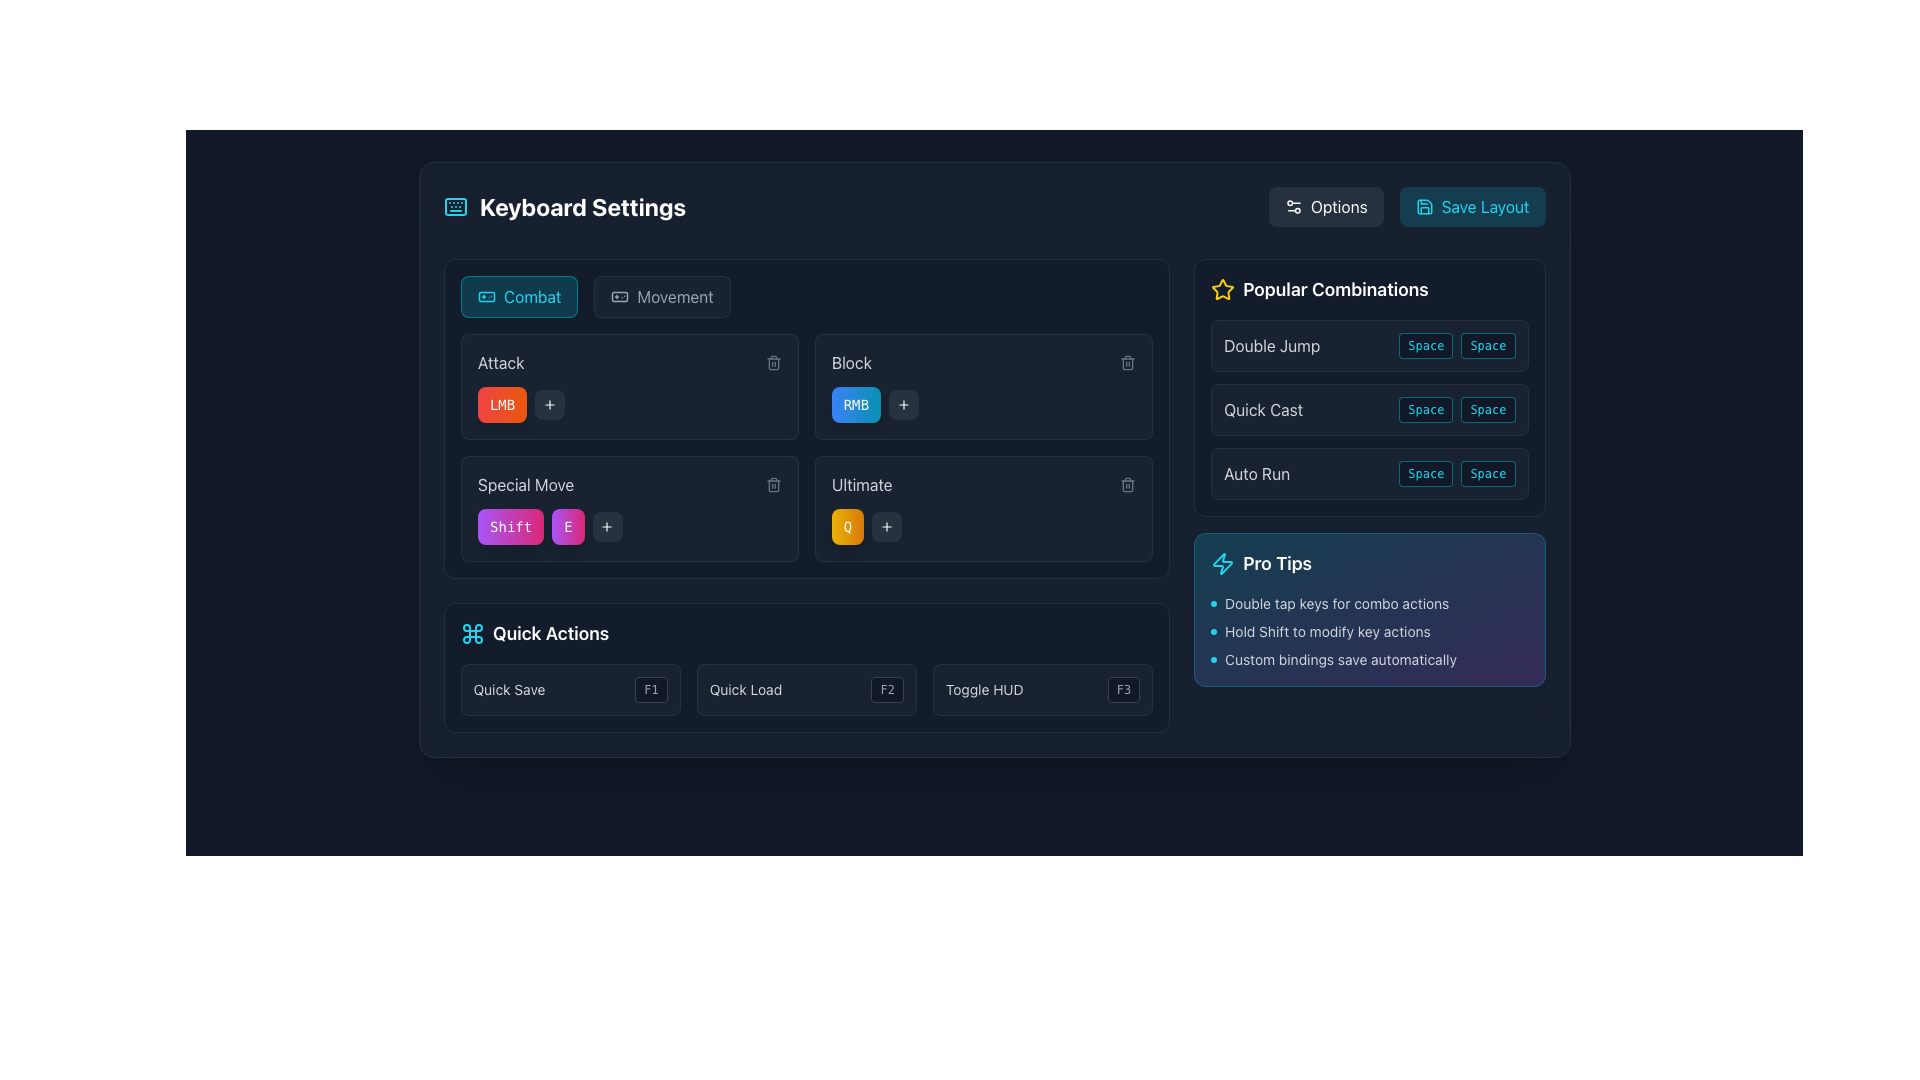 Image resolution: width=1920 pixels, height=1080 pixels. I want to click on the label indicating the 'F3' hotkey binding for the 'Toggle HUD' action, located to the right of the 'Toggle HUD' label in the 'Quick Actions' section, so click(1123, 689).